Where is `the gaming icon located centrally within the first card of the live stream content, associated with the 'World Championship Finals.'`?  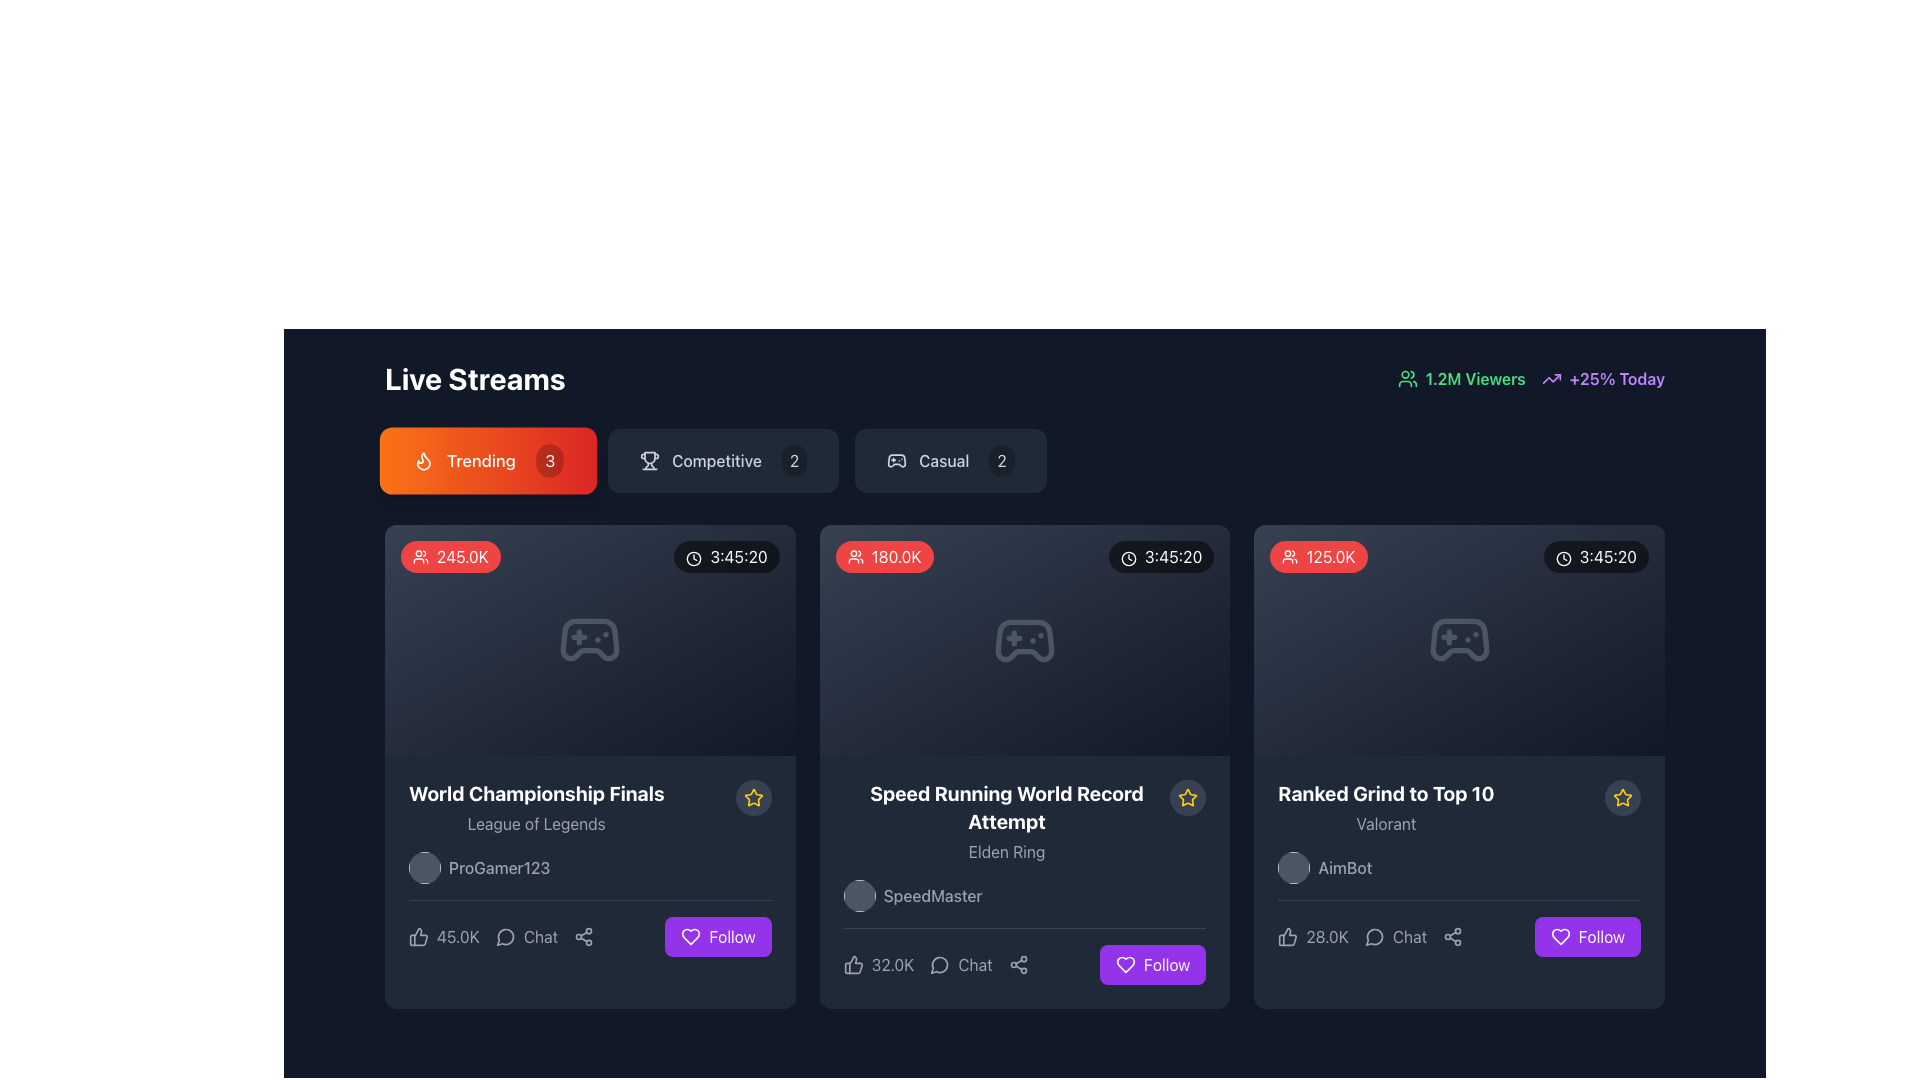
the gaming icon located centrally within the first card of the live stream content, associated with the 'World Championship Finals.' is located at coordinates (589, 640).